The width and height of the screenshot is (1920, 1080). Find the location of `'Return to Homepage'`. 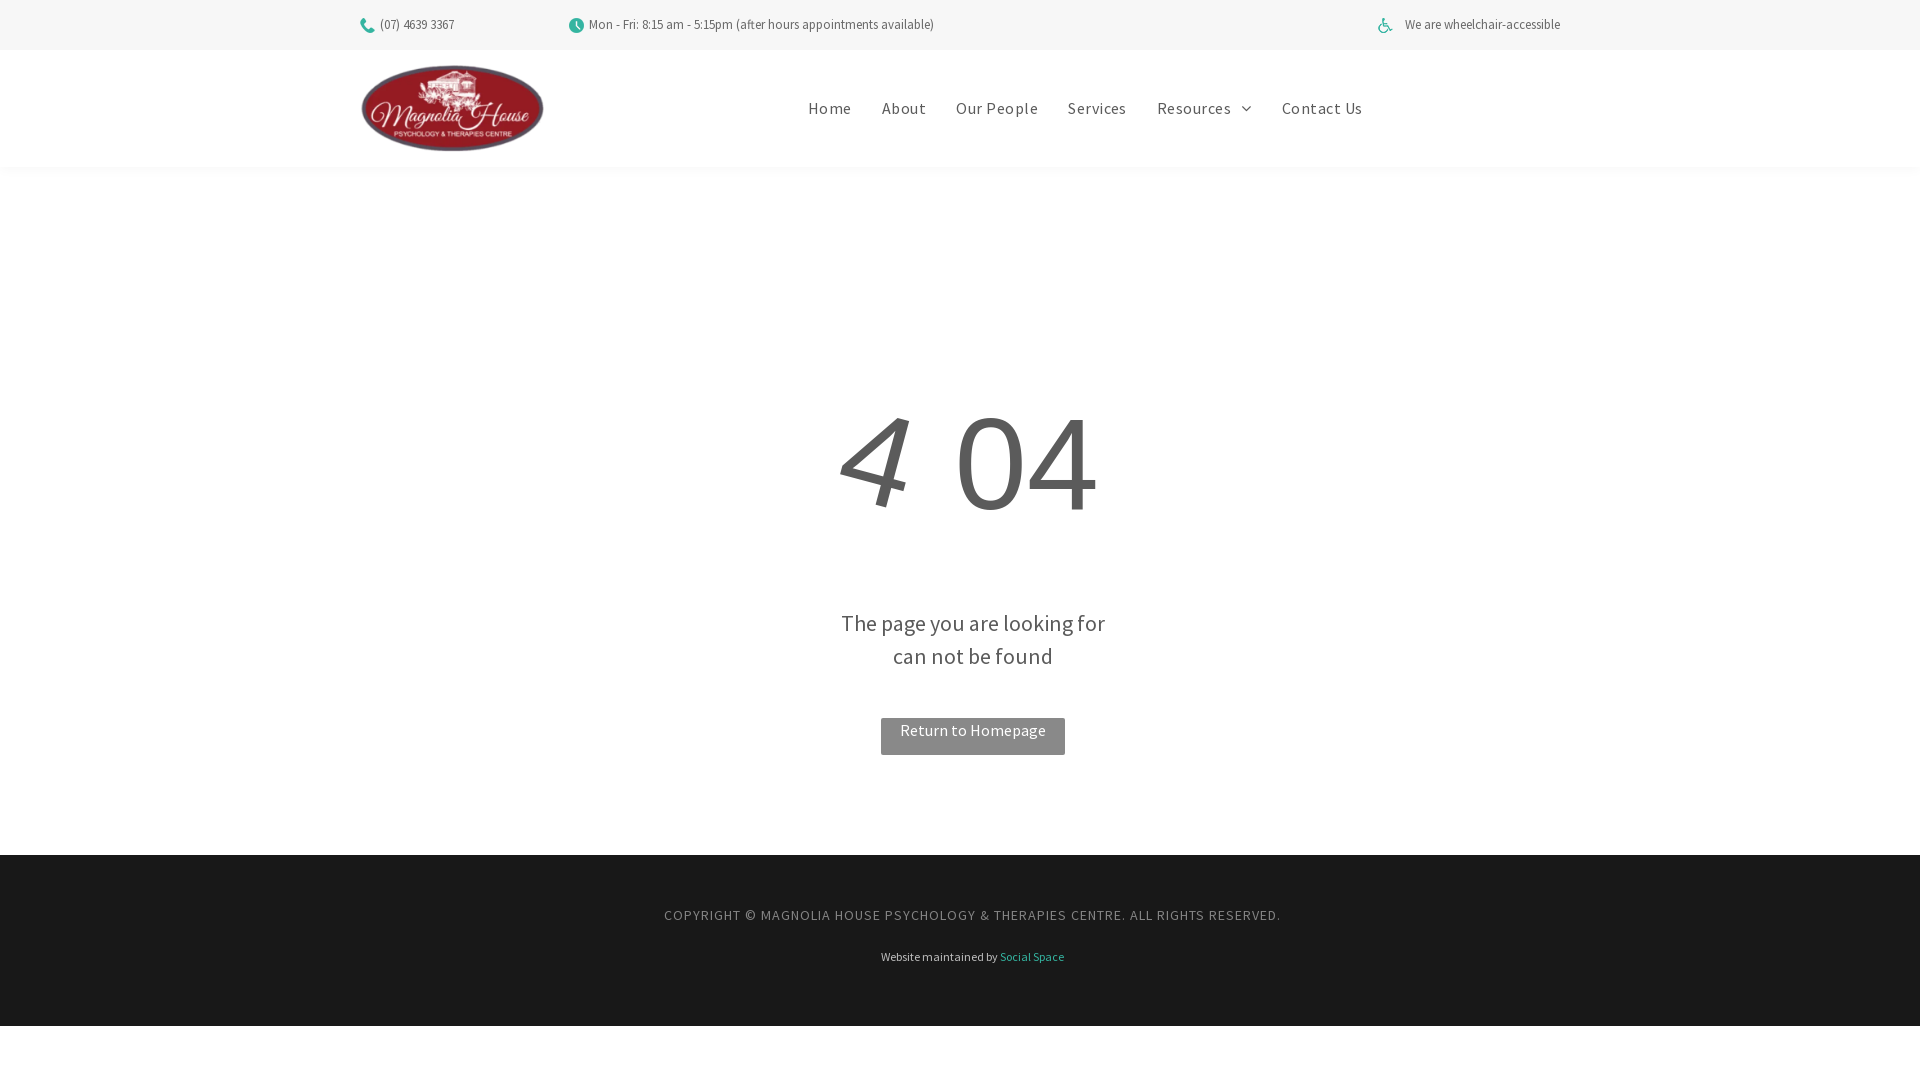

'Return to Homepage' is located at coordinates (973, 736).